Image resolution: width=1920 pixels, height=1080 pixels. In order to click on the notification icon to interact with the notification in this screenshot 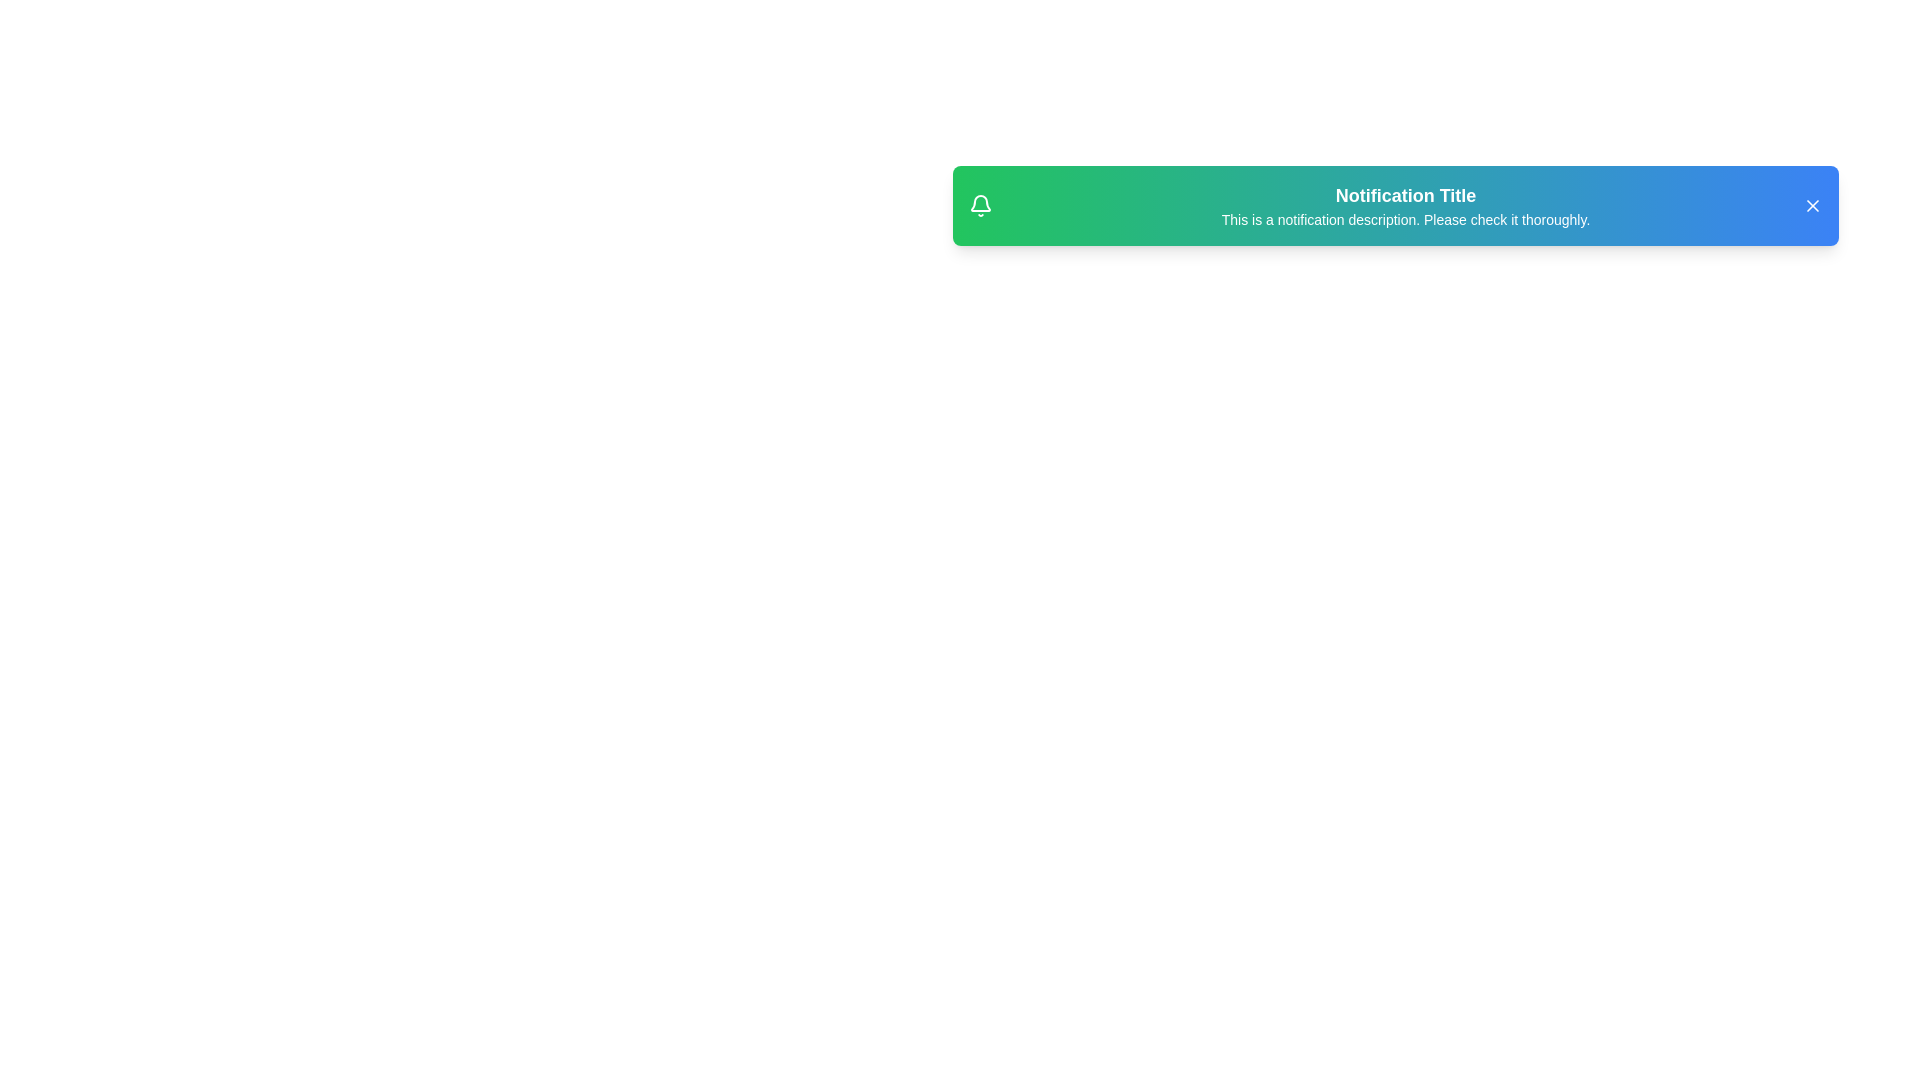, I will do `click(980, 205)`.